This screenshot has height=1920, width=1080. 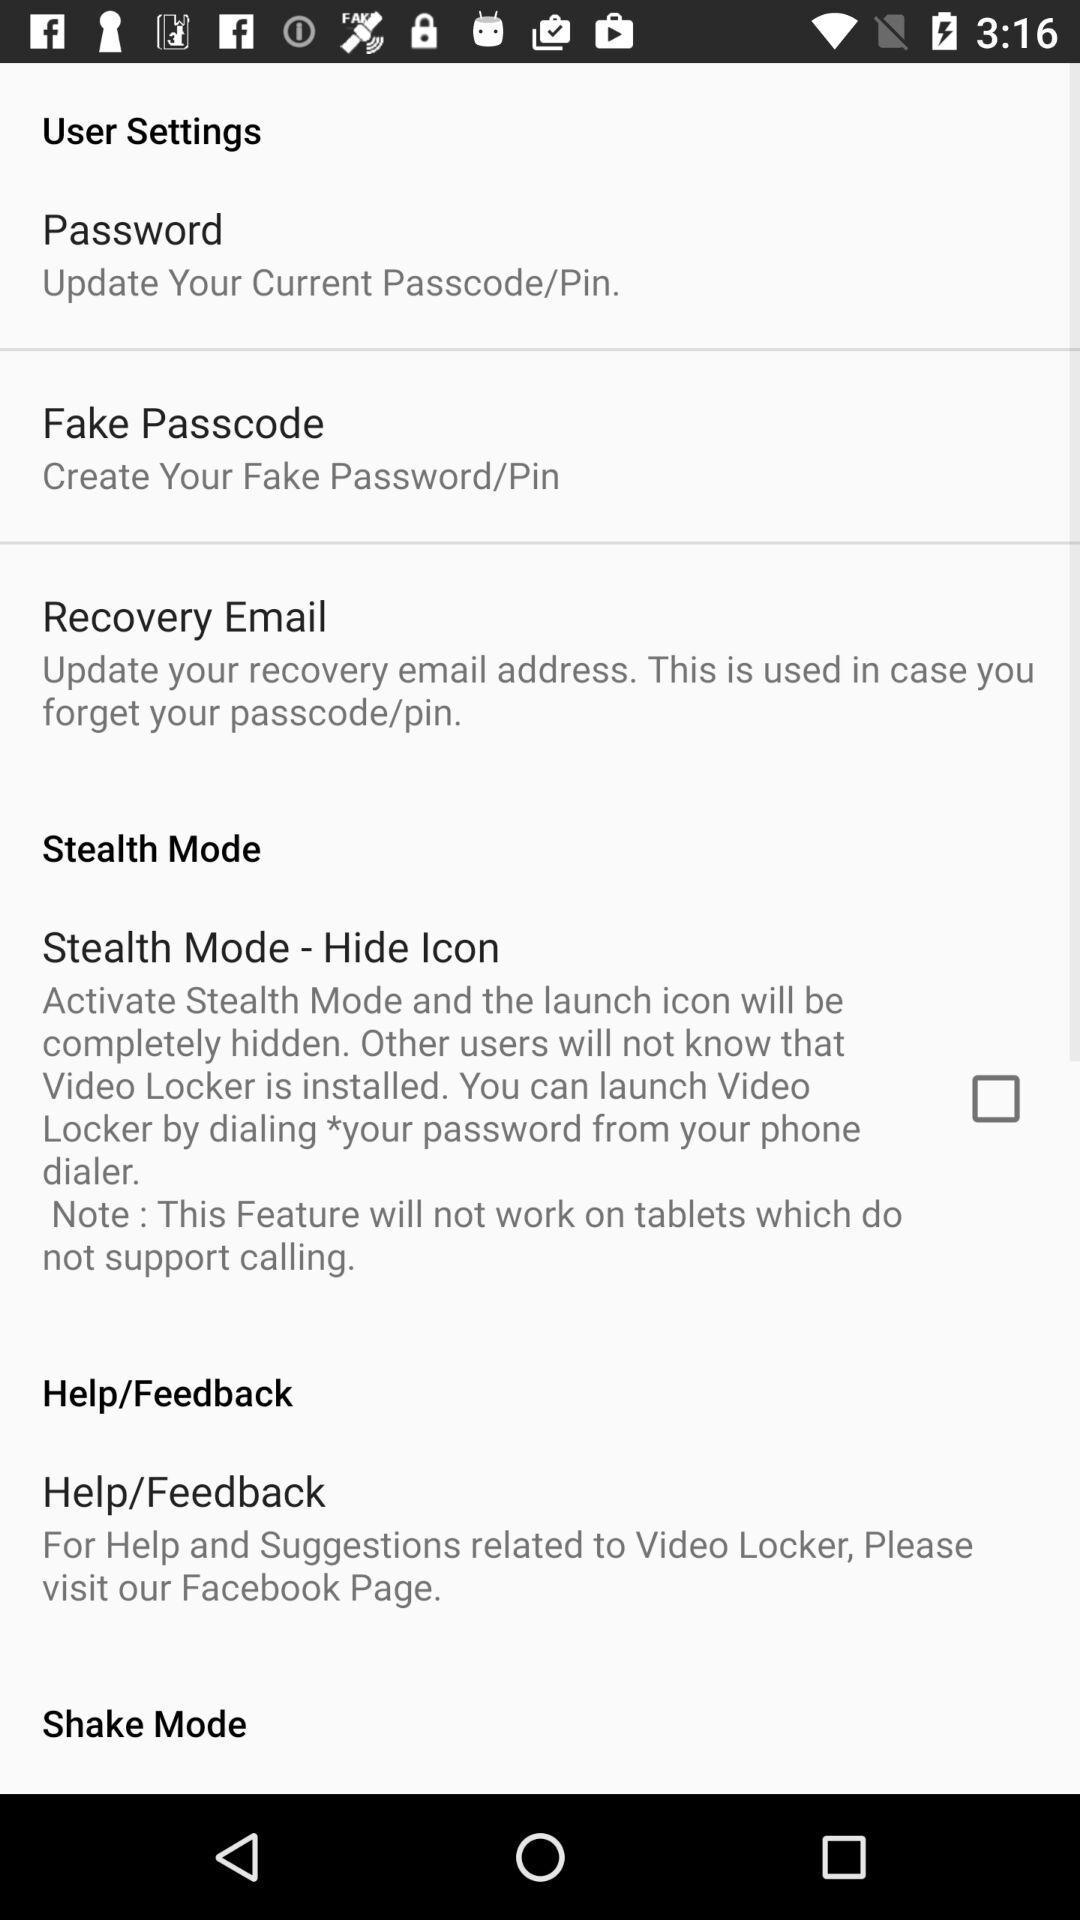 What do you see at coordinates (540, 1700) in the screenshot?
I see `shake mode item` at bounding box center [540, 1700].